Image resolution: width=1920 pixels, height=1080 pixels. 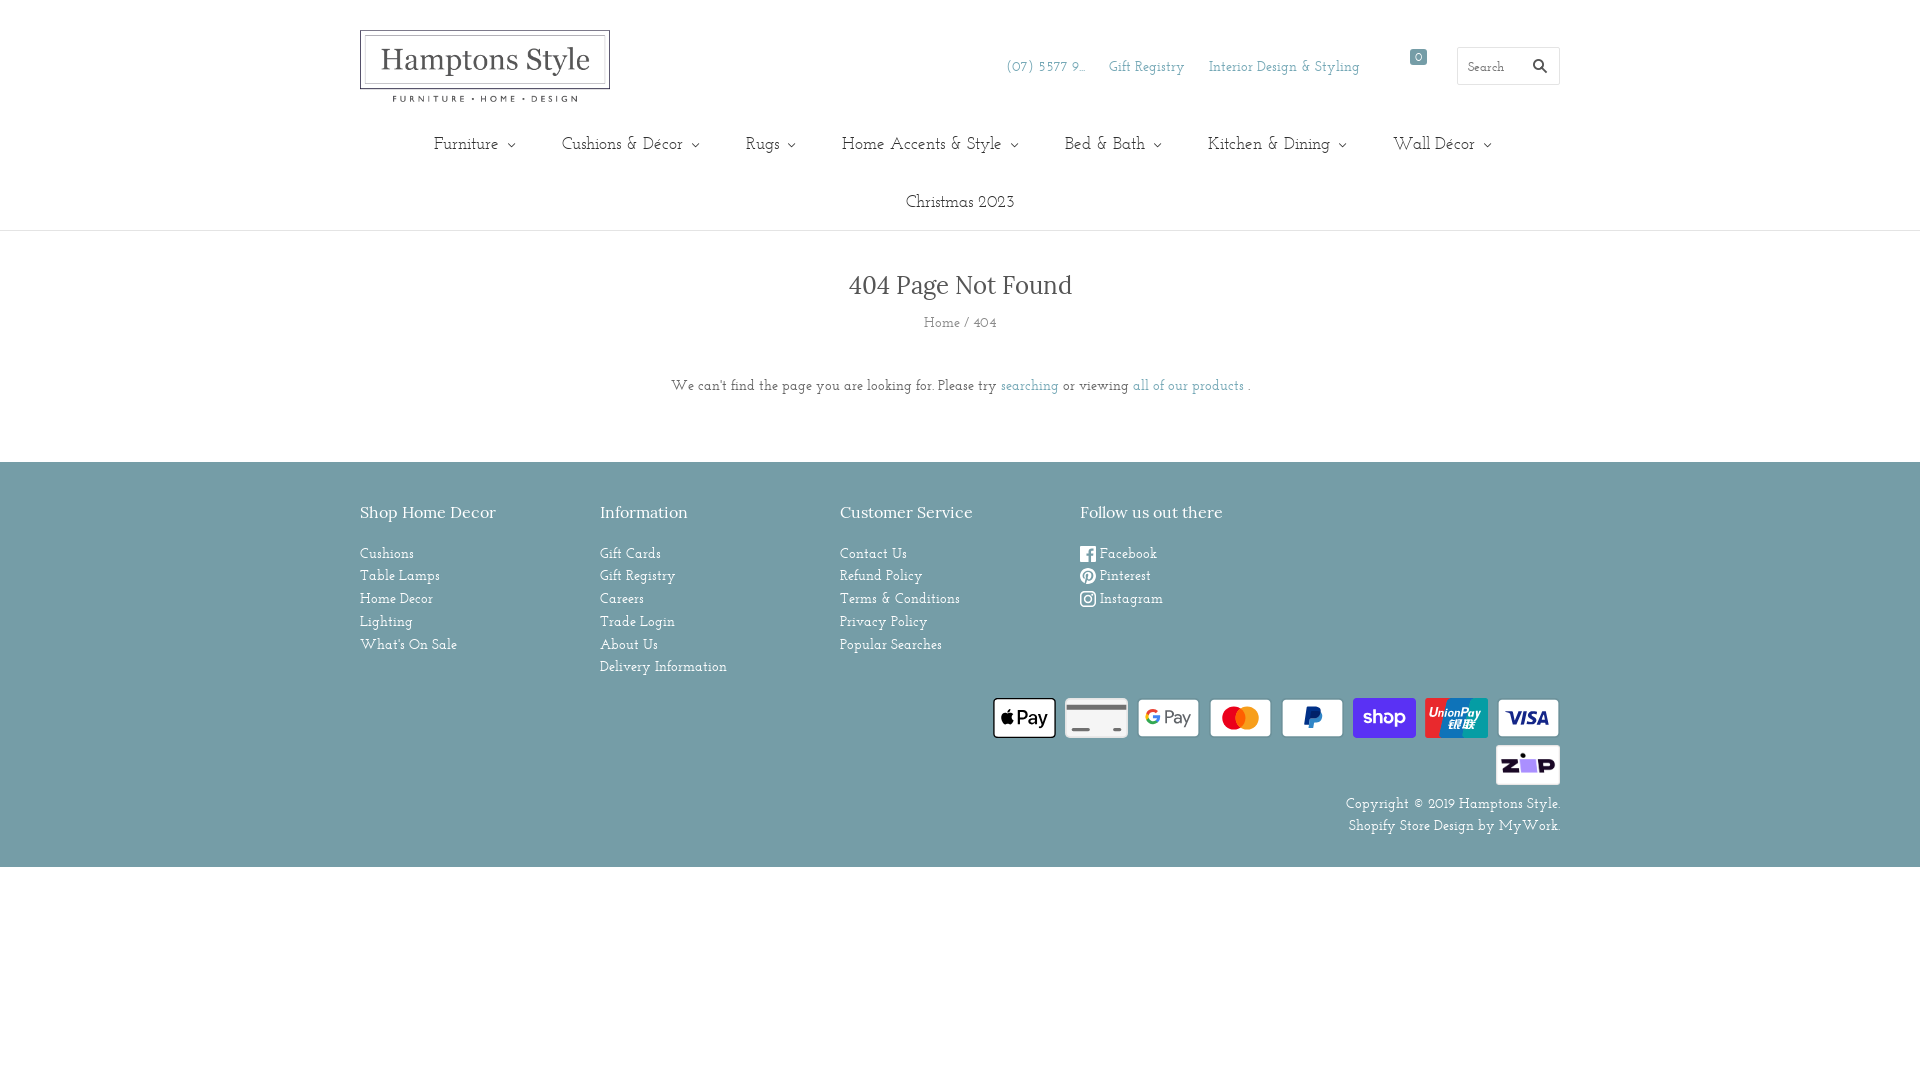 I want to click on 'Contact Us', so click(x=873, y=552).